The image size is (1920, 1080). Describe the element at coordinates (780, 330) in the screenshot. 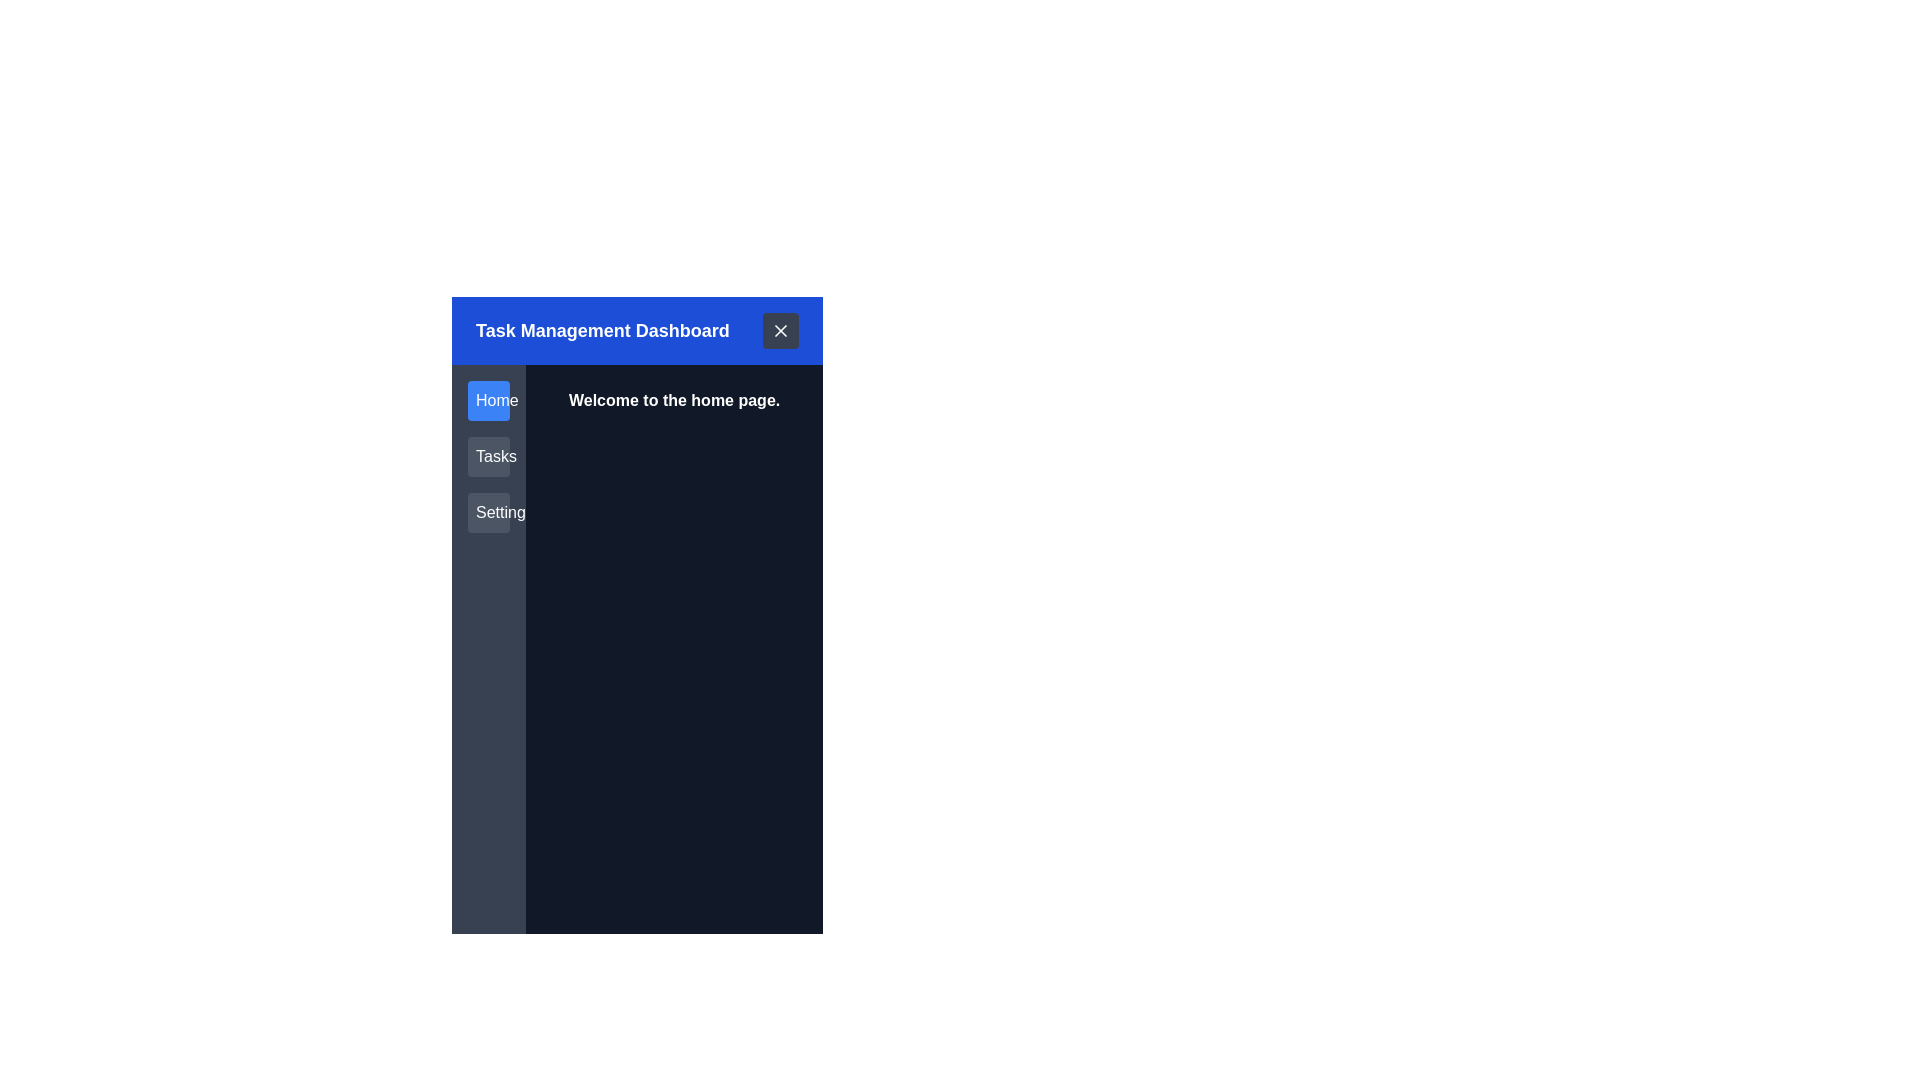

I see `the dark gray button with an 'X' icon in the top-right corner of the blue header bar labeled 'Task Management Dashboard'` at that location.